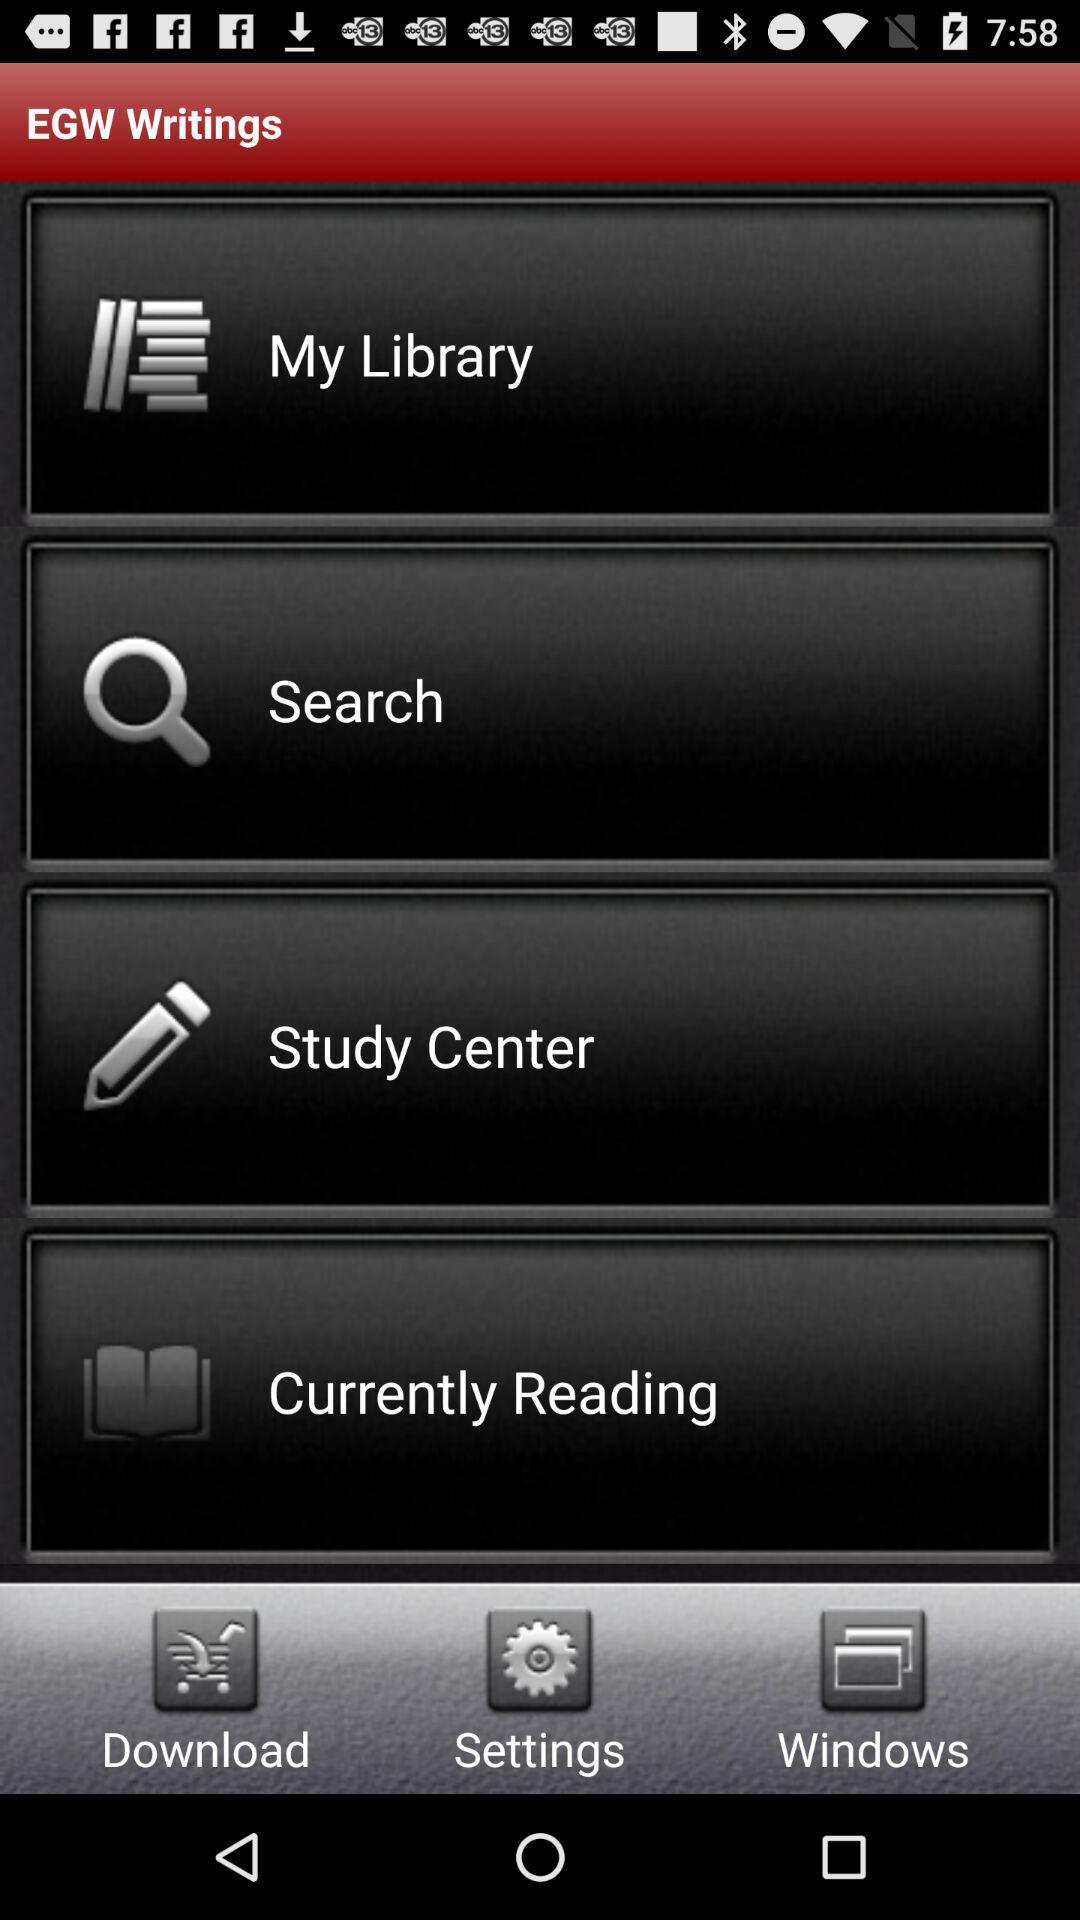  What do you see at coordinates (872, 1660) in the screenshot?
I see `switch the windows option` at bounding box center [872, 1660].